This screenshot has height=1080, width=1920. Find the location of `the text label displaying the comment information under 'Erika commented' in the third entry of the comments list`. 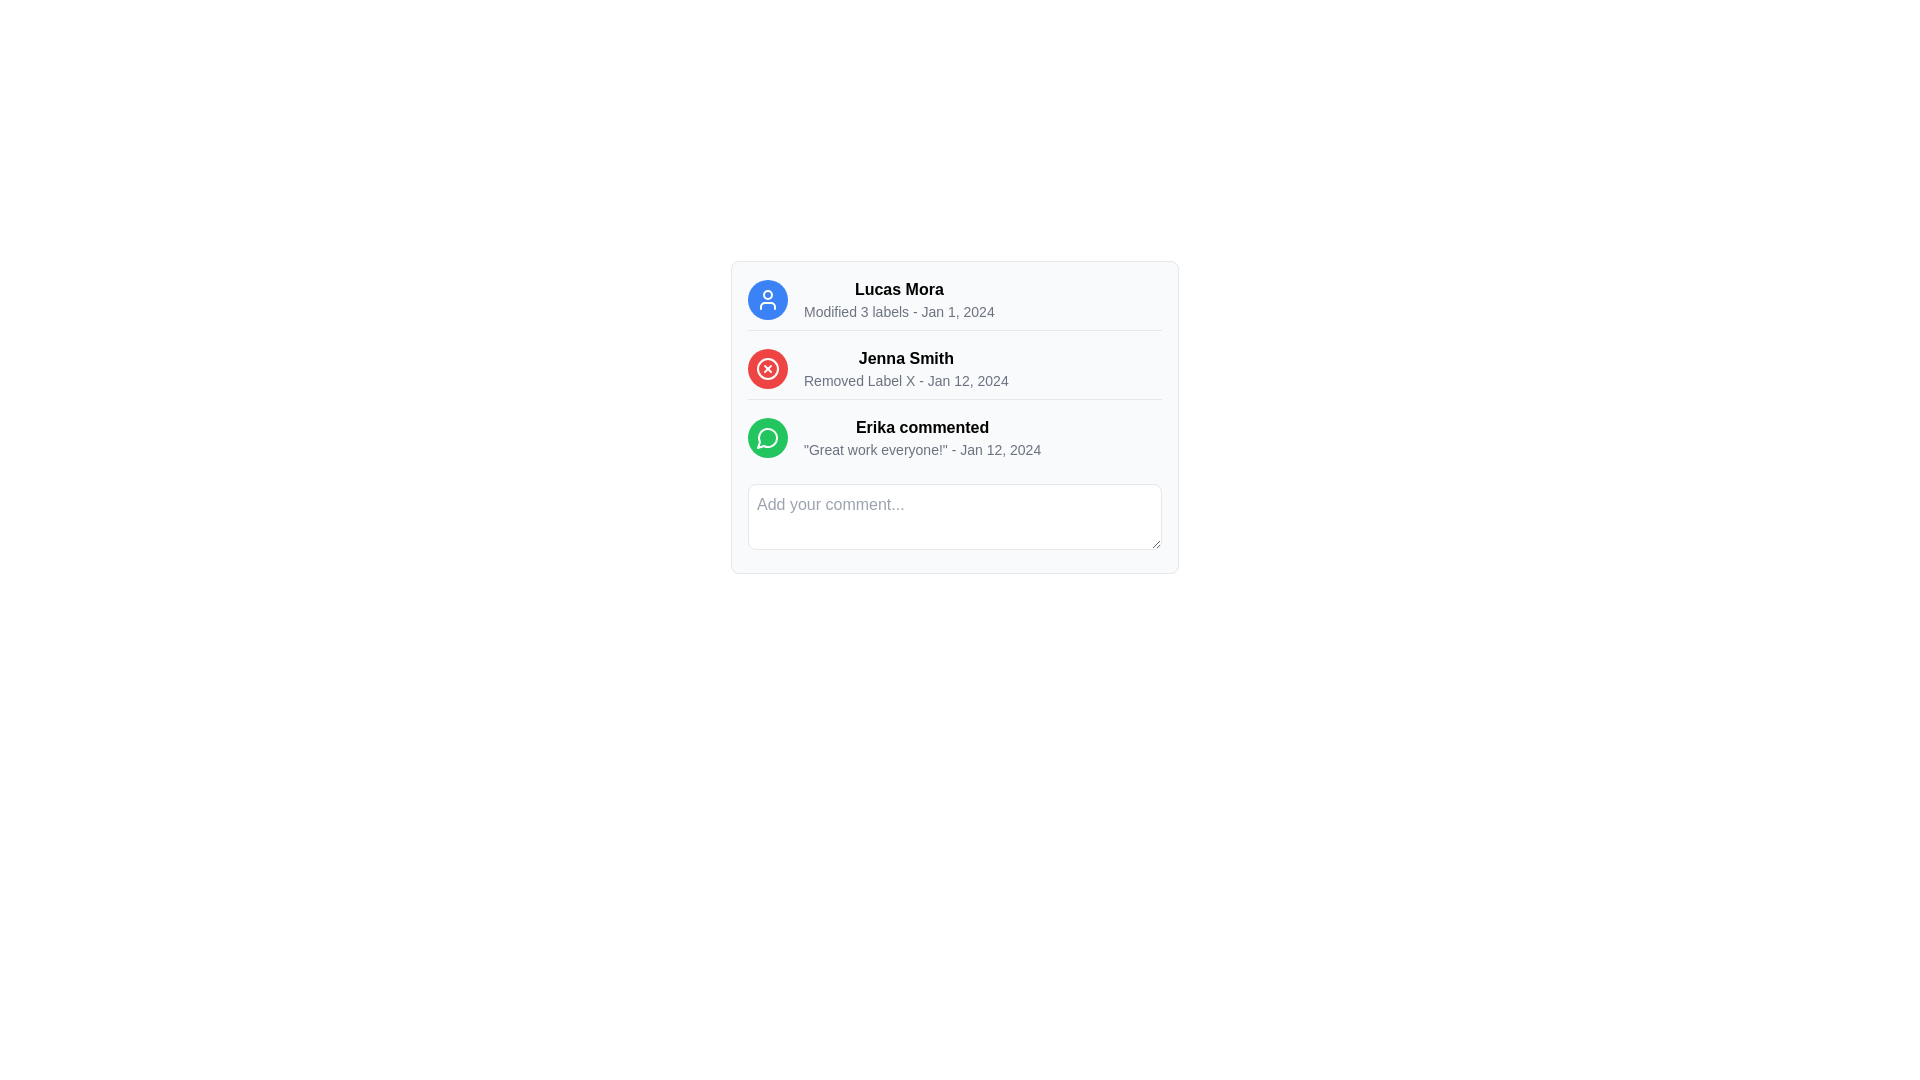

the text label displaying the comment information under 'Erika commented' in the third entry of the comments list is located at coordinates (921, 450).